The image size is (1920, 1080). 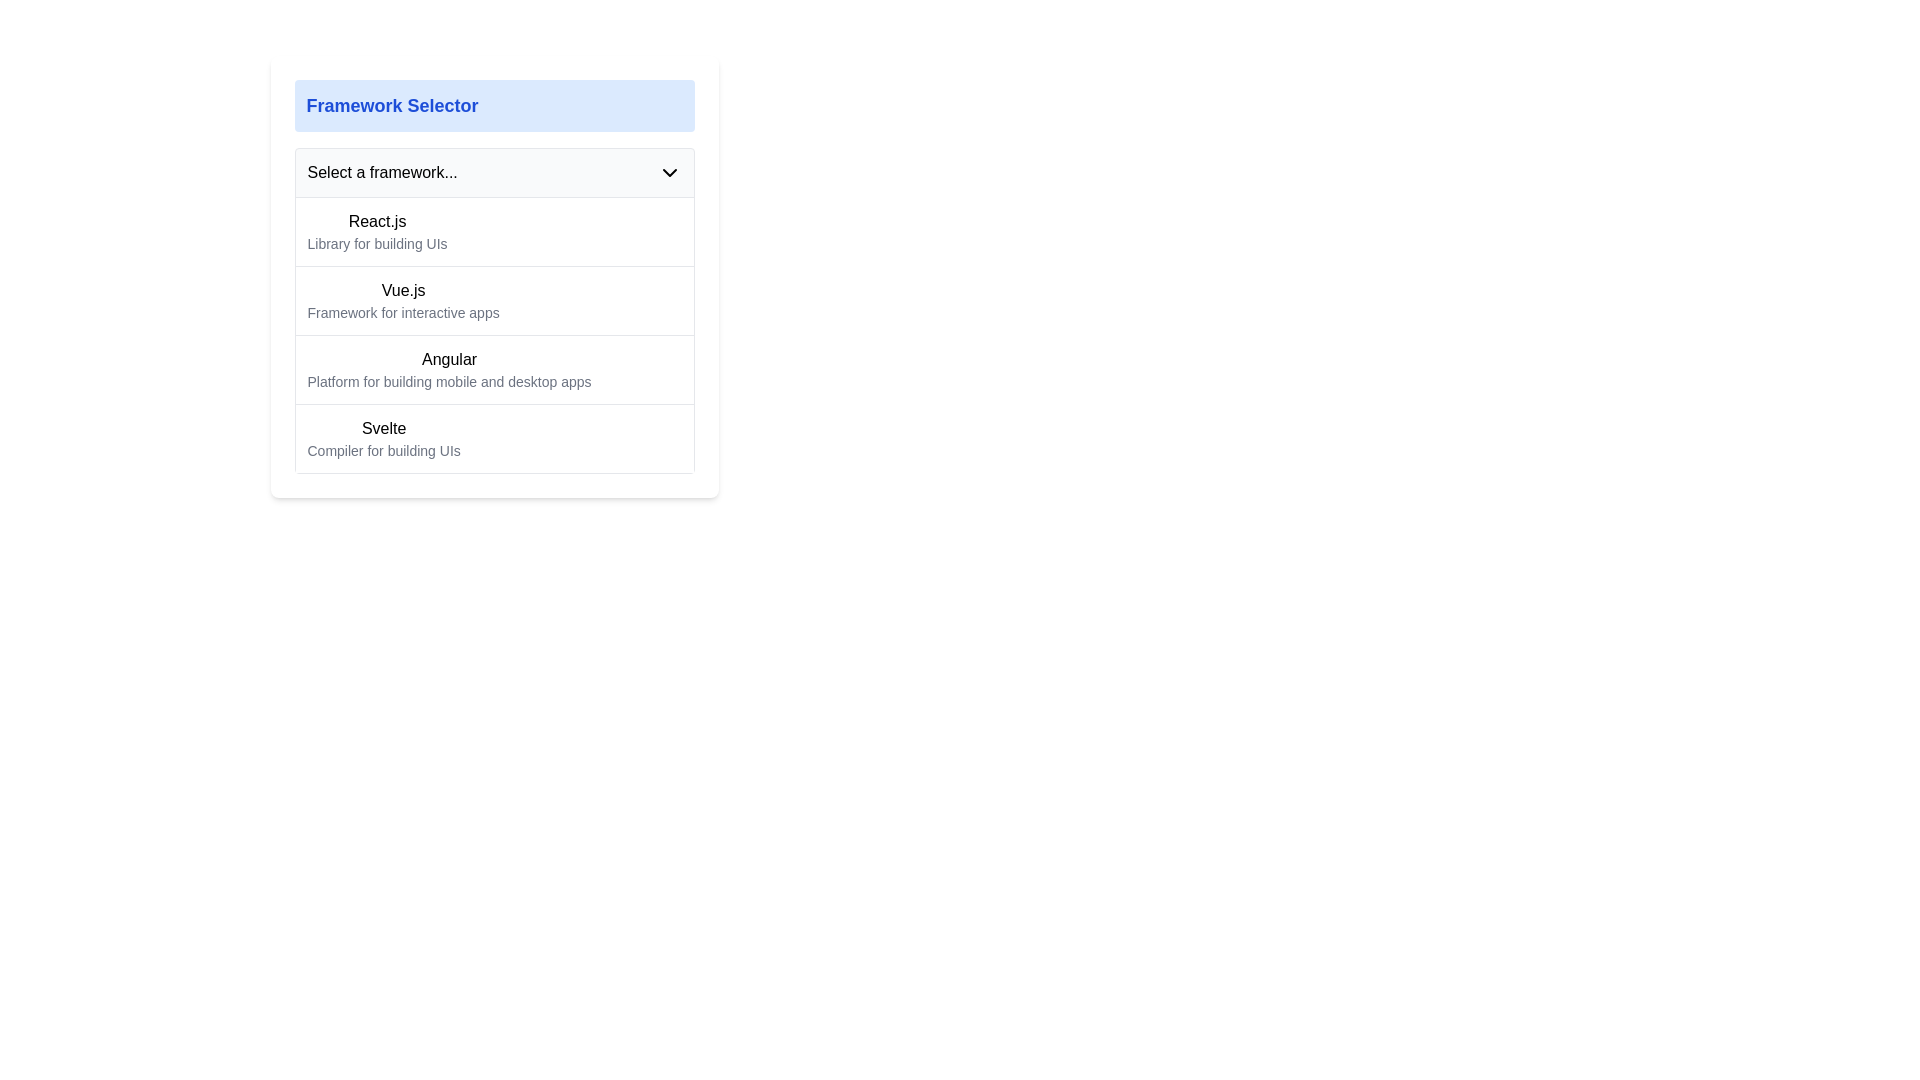 I want to click on the list item displaying 'Vue.js' in bold font, which is the second item in the dropdown list of frameworks, so click(x=402, y=300).